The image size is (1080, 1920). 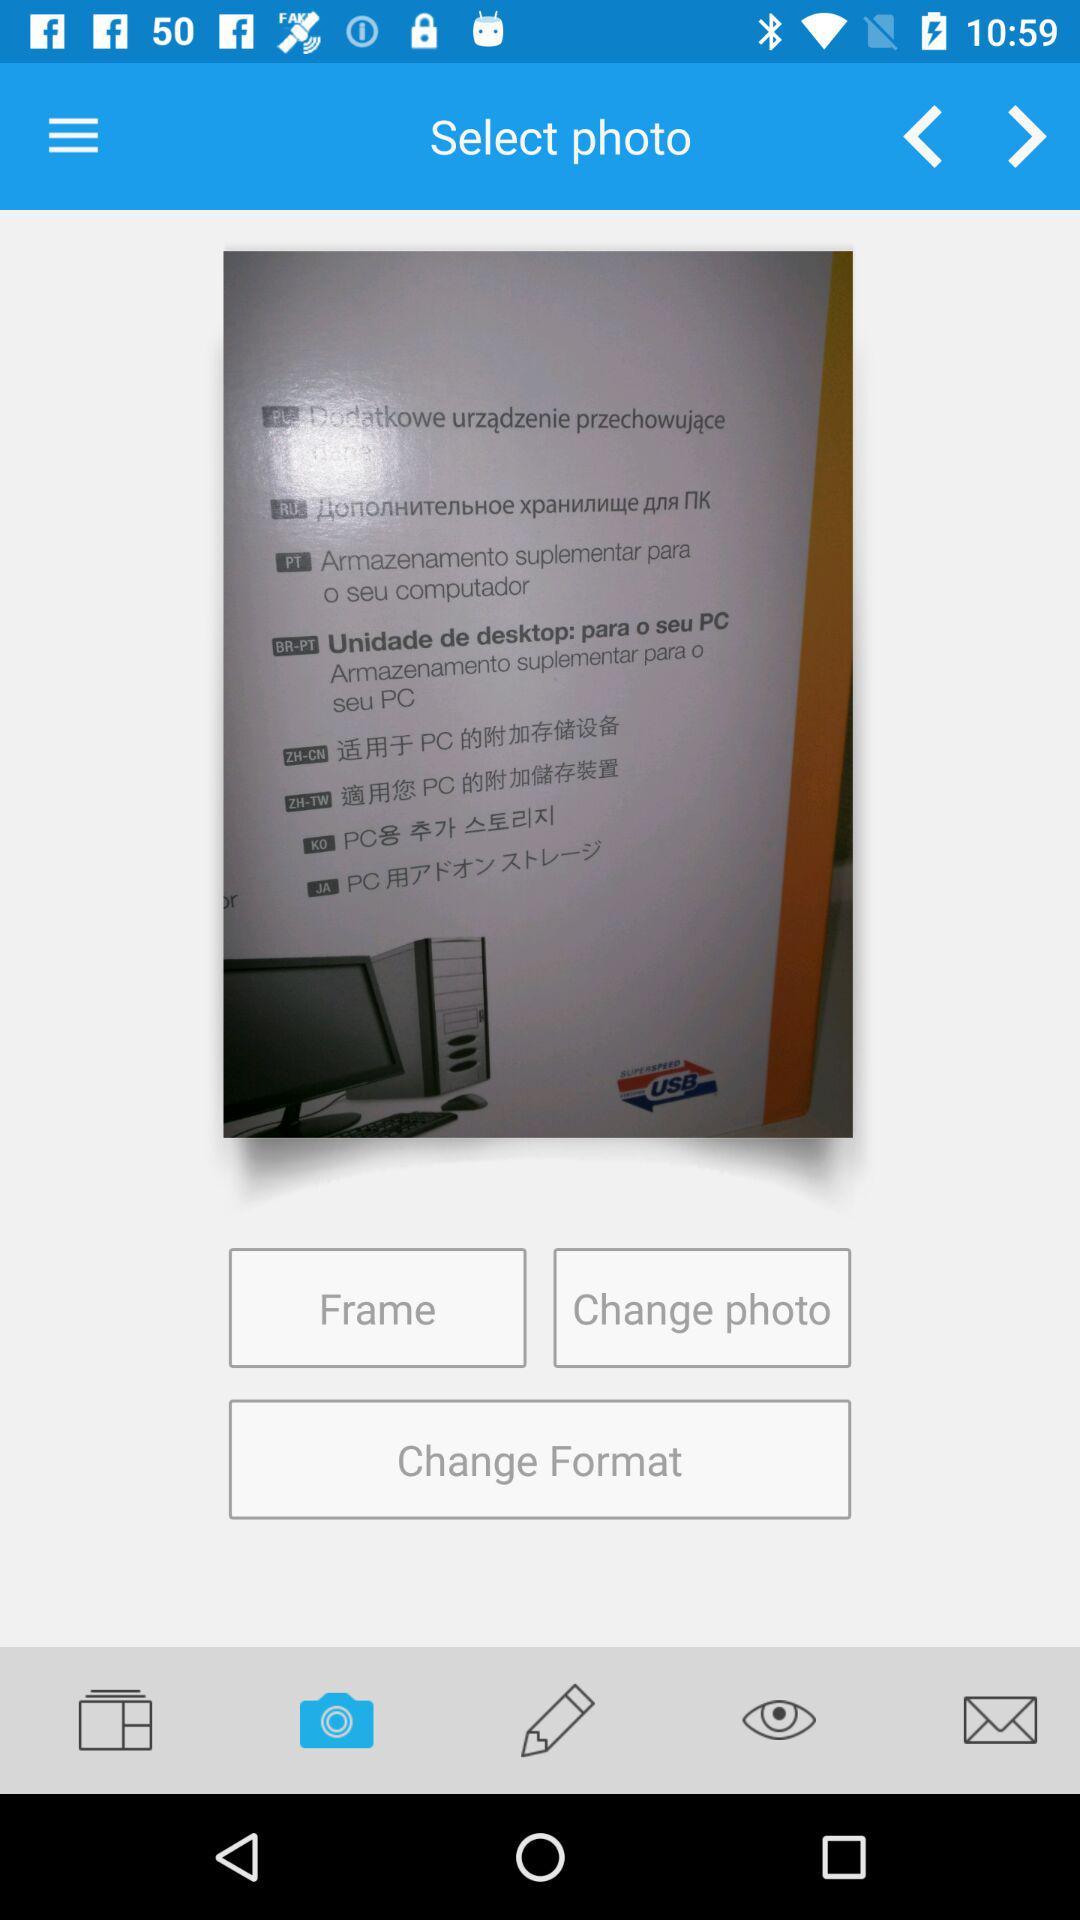 What do you see at coordinates (537, 694) in the screenshot?
I see `image` at bounding box center [537, 694].